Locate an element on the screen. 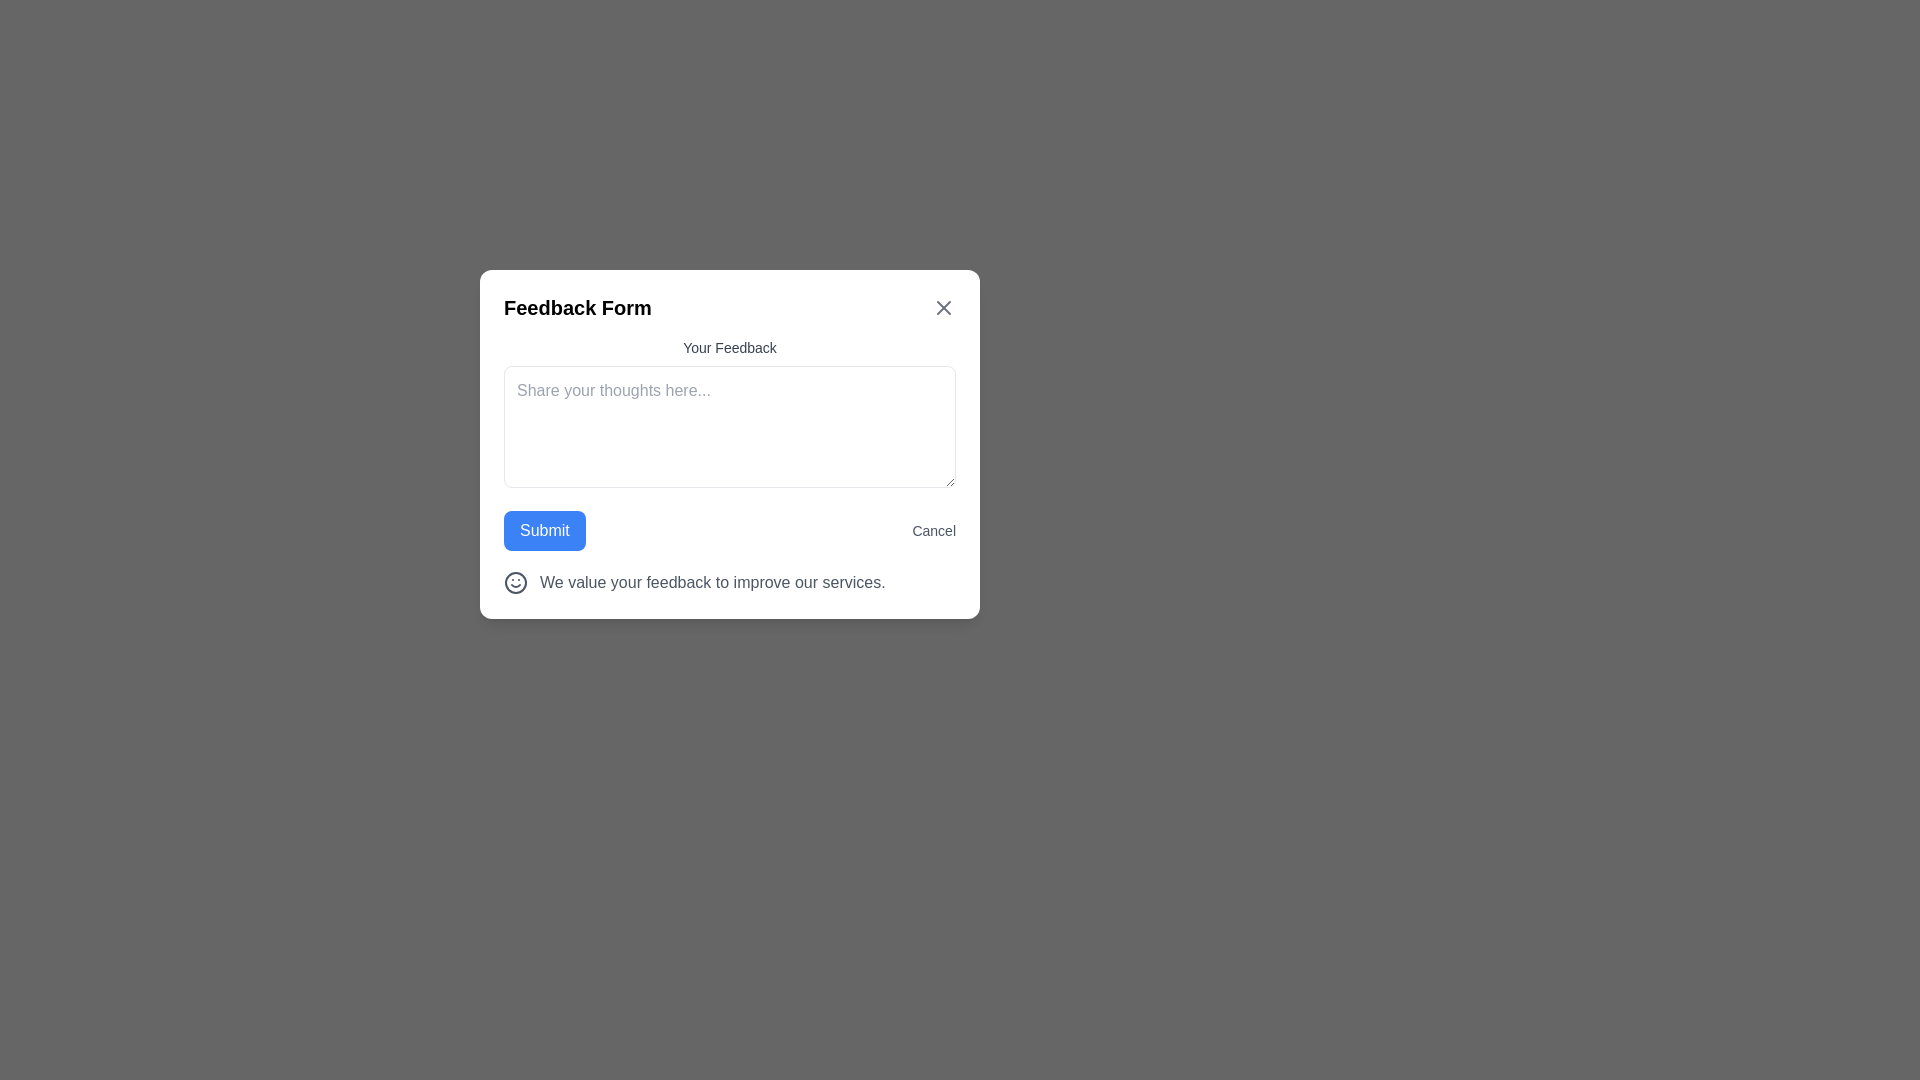  the cancel button located in the top-right corner of the modal interface is located at coordinates (933, 530).